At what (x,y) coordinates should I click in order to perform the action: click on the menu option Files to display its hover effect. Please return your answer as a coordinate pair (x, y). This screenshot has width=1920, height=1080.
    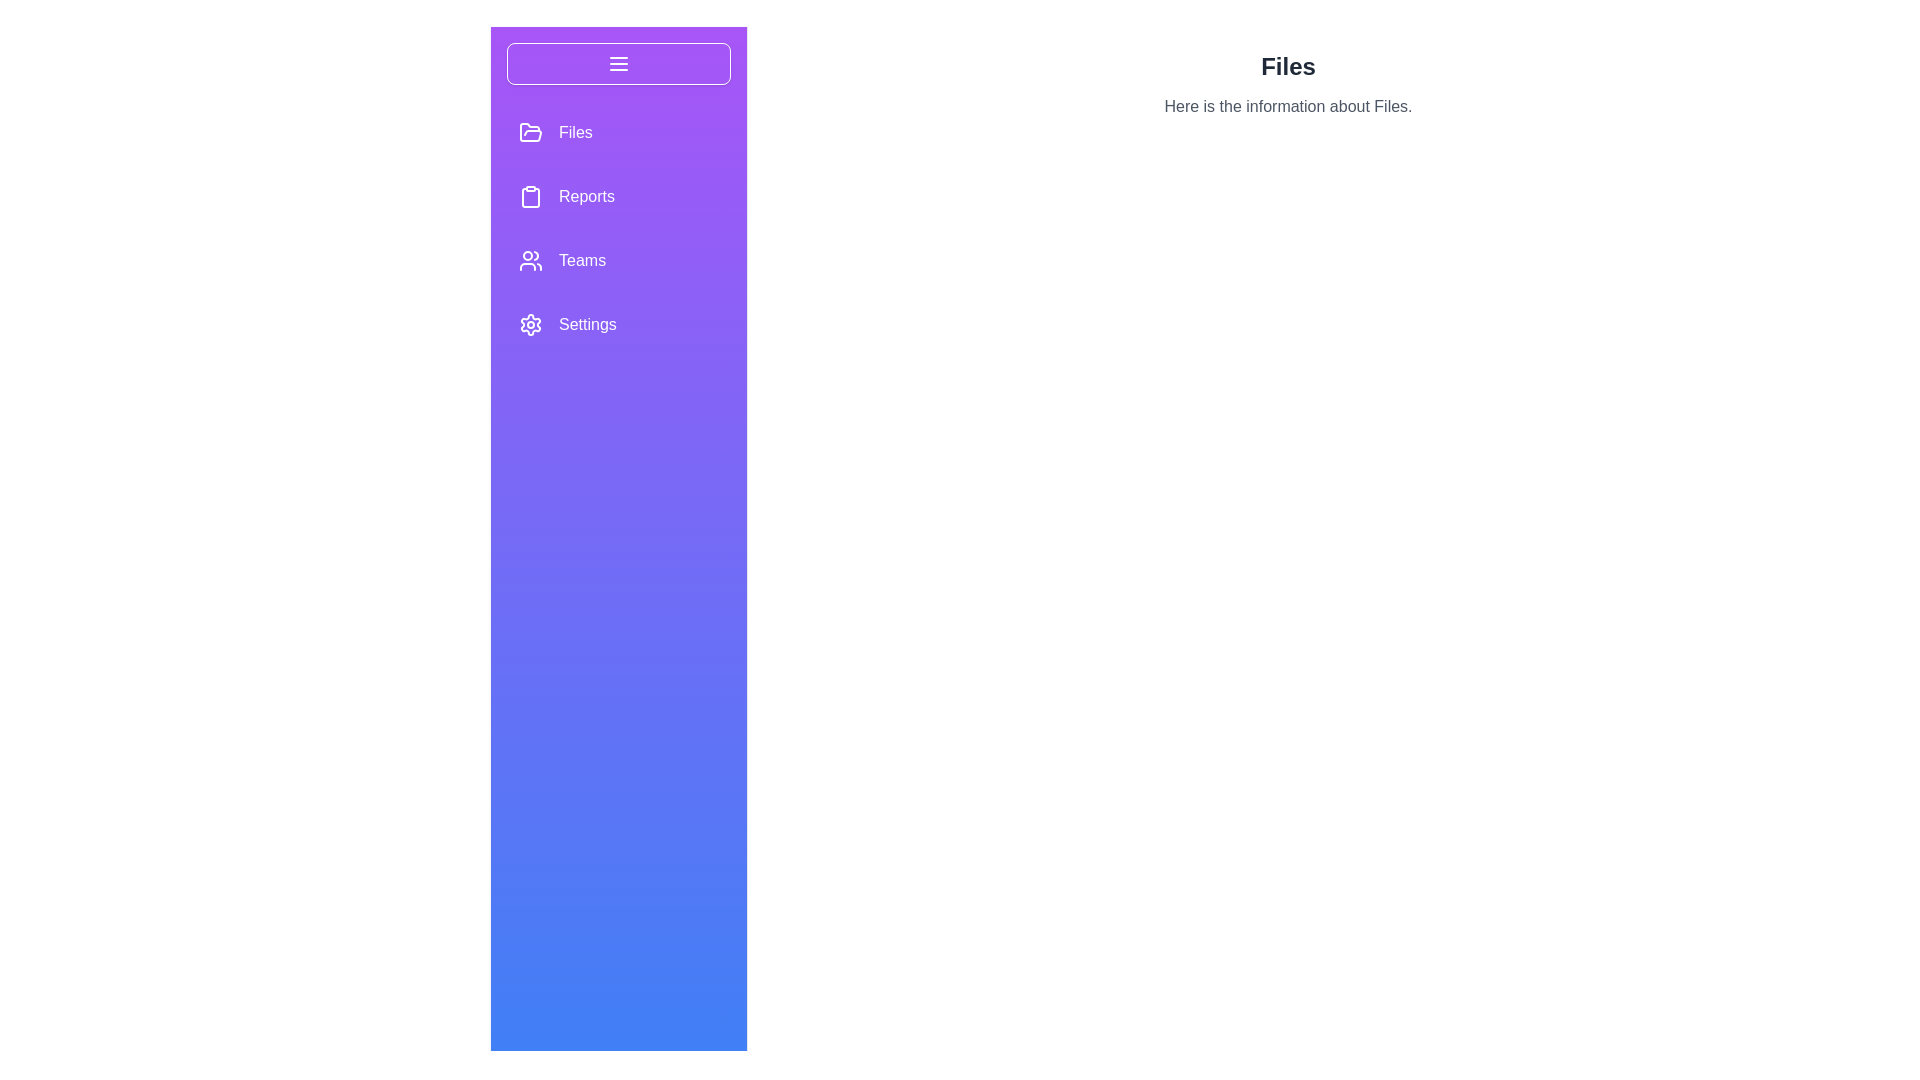
    Looking at the image, I should click on (618, 132).